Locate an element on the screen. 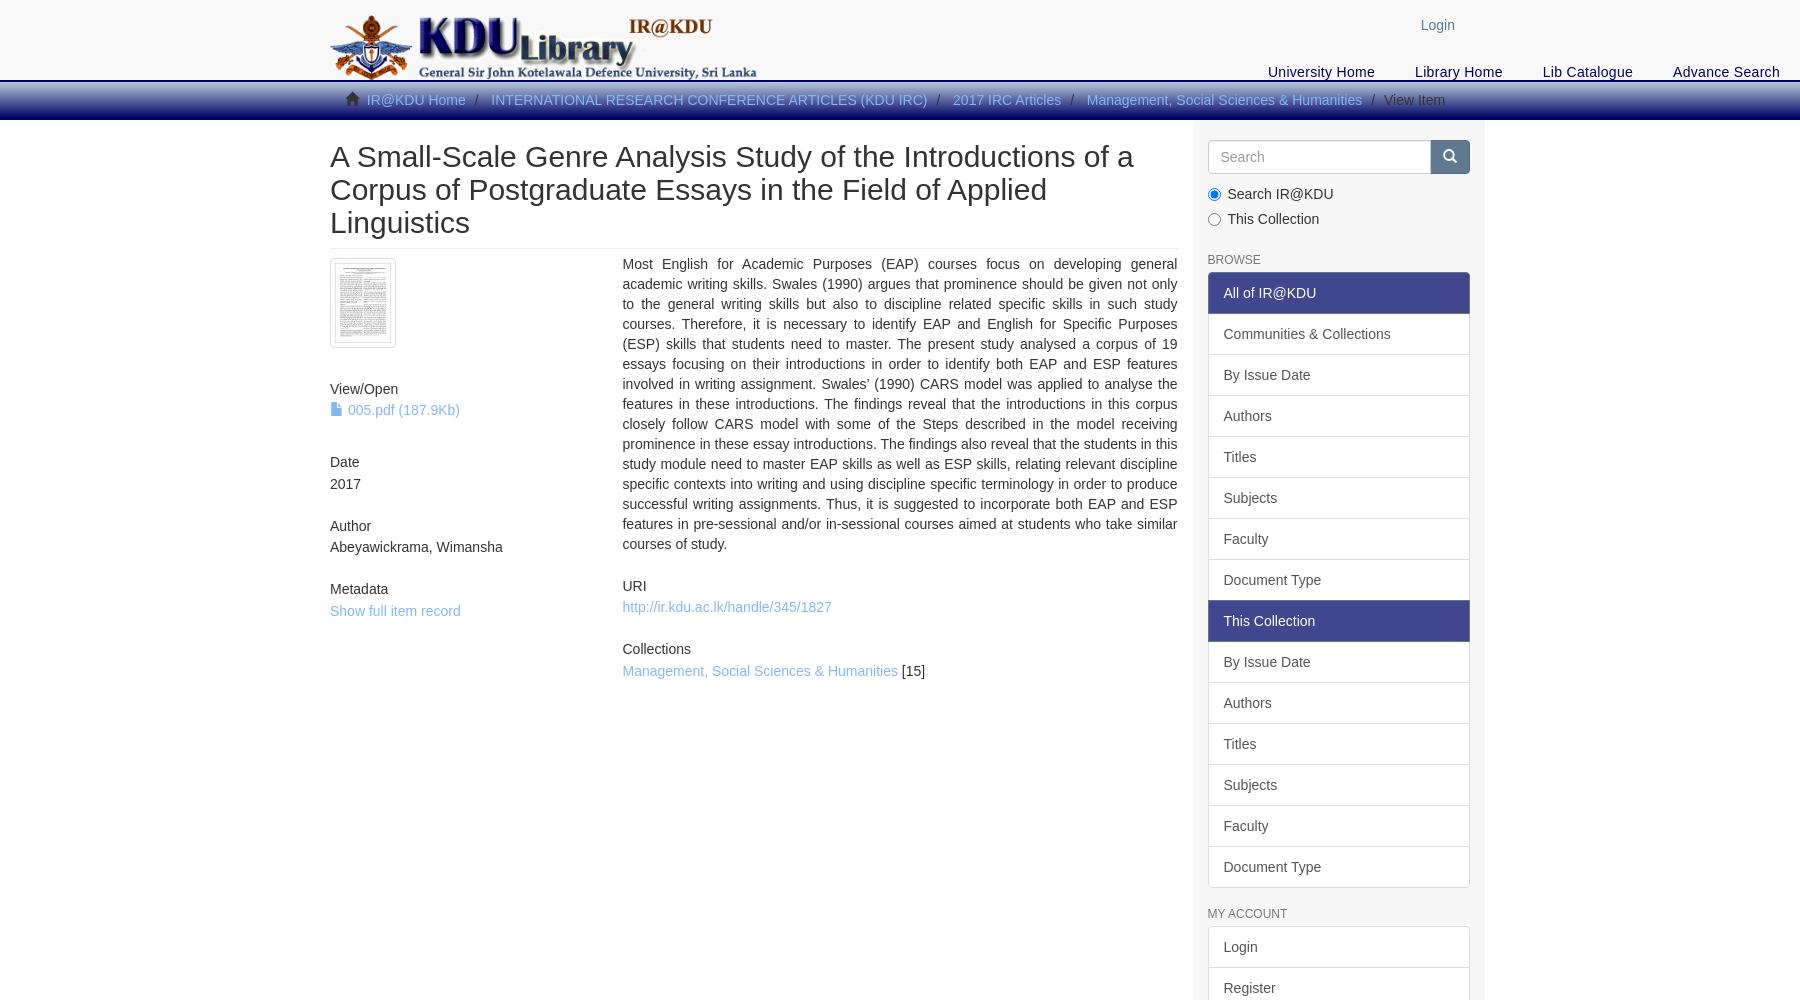  'http://ir.kdu.ac.lk/handle/345/1827' is located at coordinates (725, 606).